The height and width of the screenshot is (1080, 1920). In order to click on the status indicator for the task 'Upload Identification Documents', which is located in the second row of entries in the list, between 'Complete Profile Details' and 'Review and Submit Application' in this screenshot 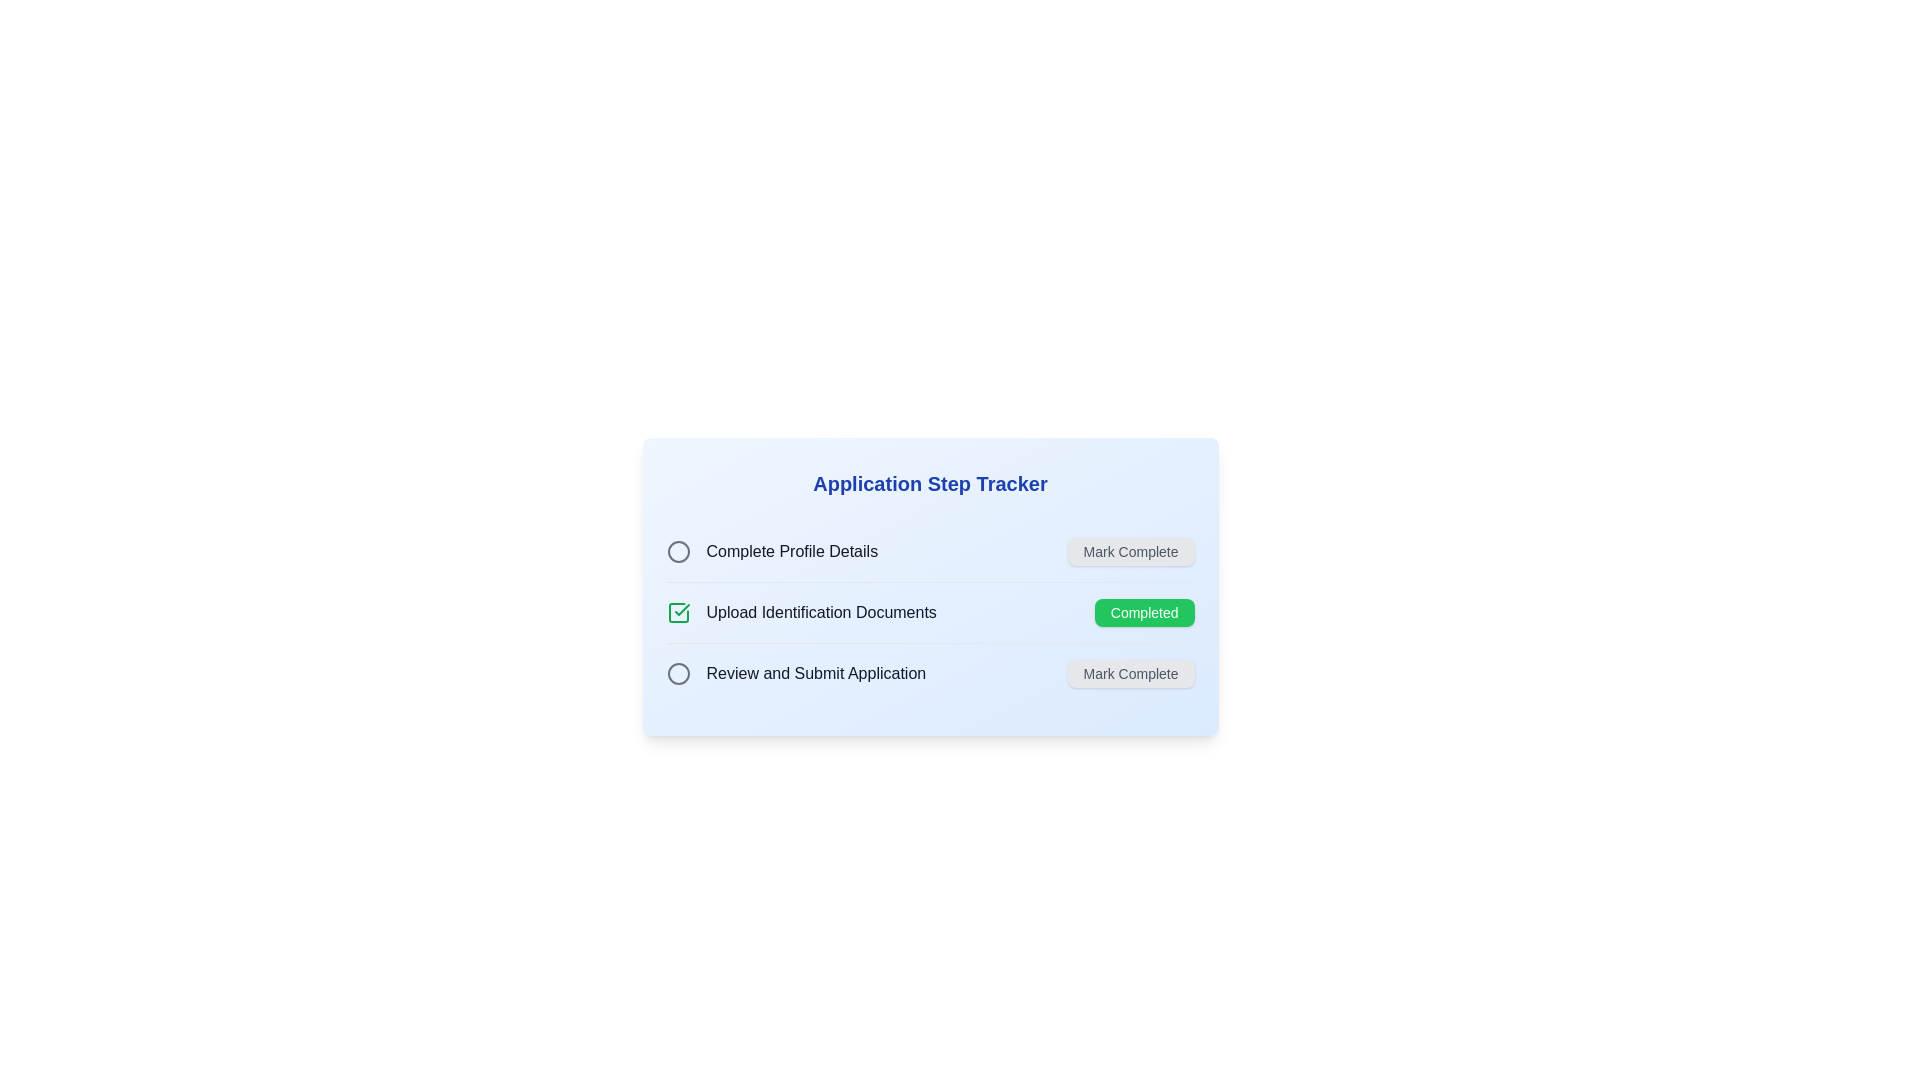, I will do `click(678, 612)`.